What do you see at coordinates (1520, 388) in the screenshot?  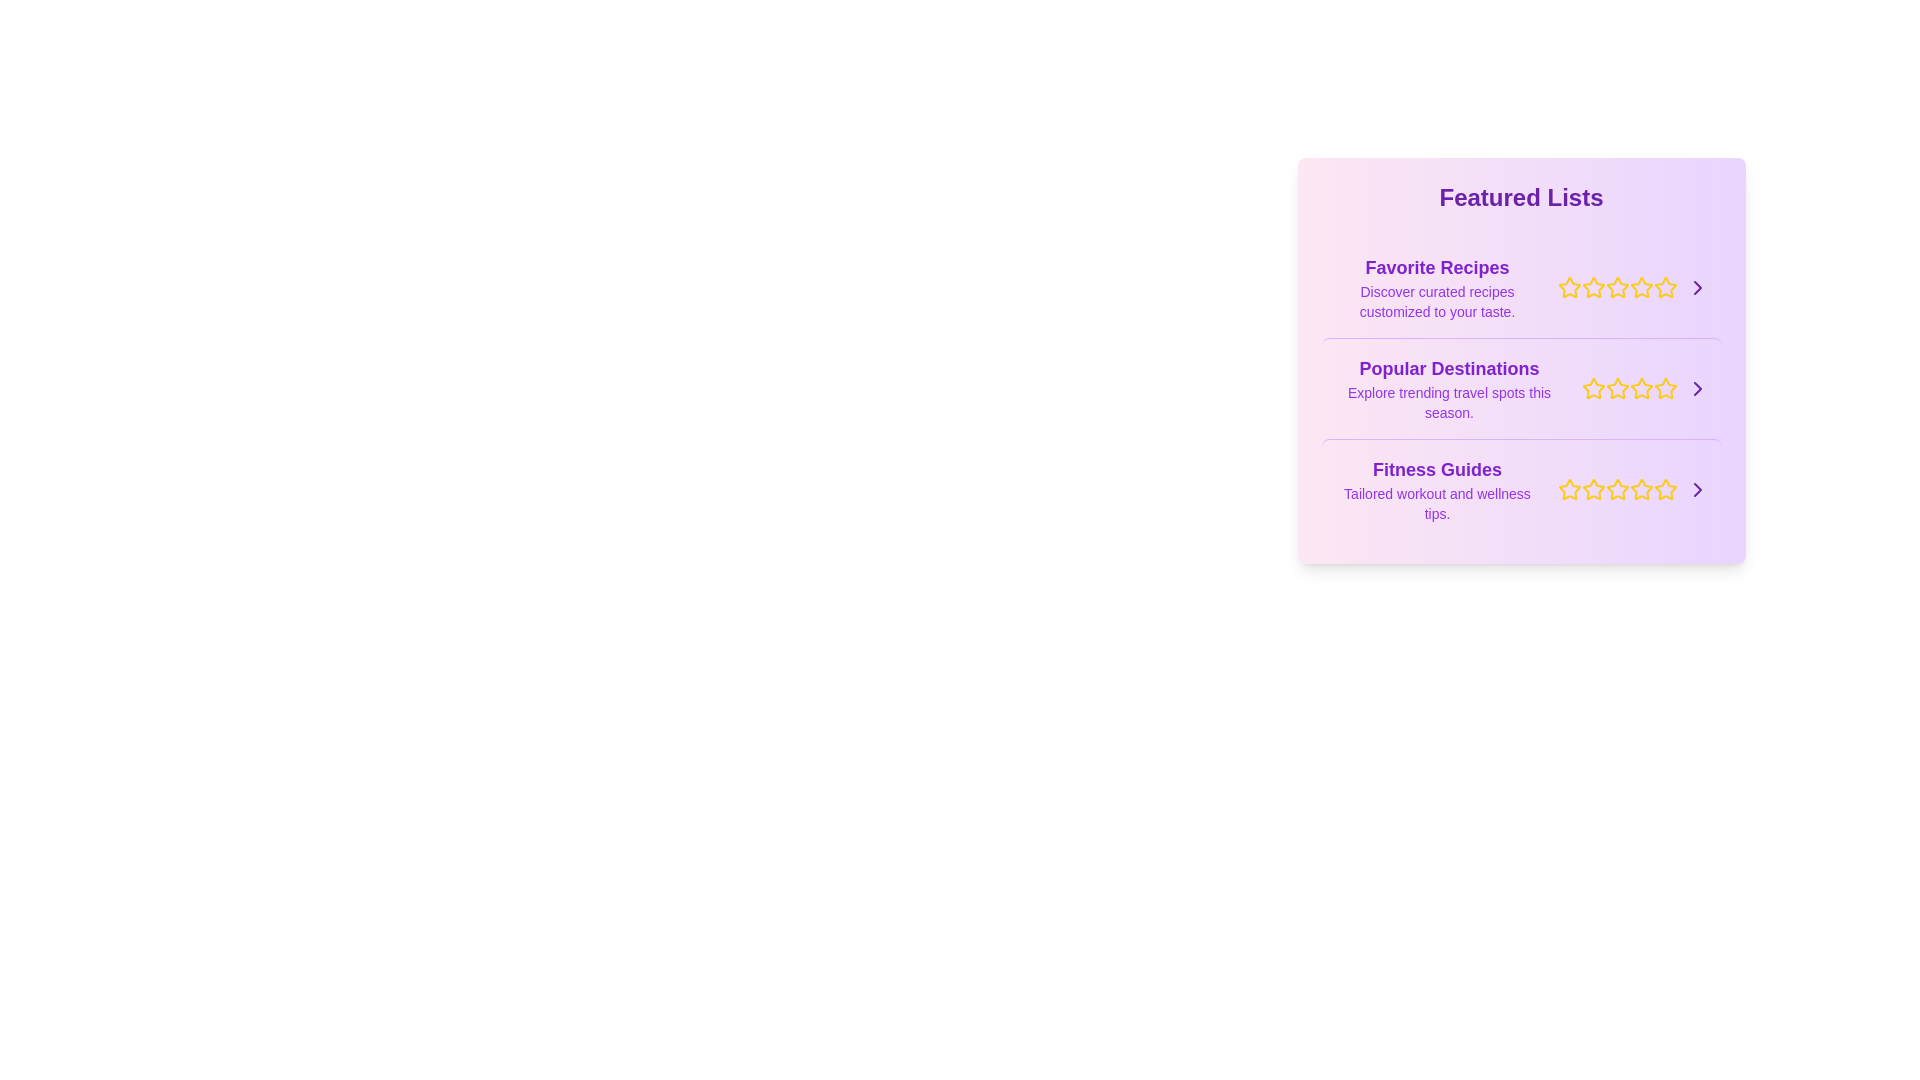 I see `the list item labeled 'Popular Destinations' to select it` at bounding box center [1520, 388].